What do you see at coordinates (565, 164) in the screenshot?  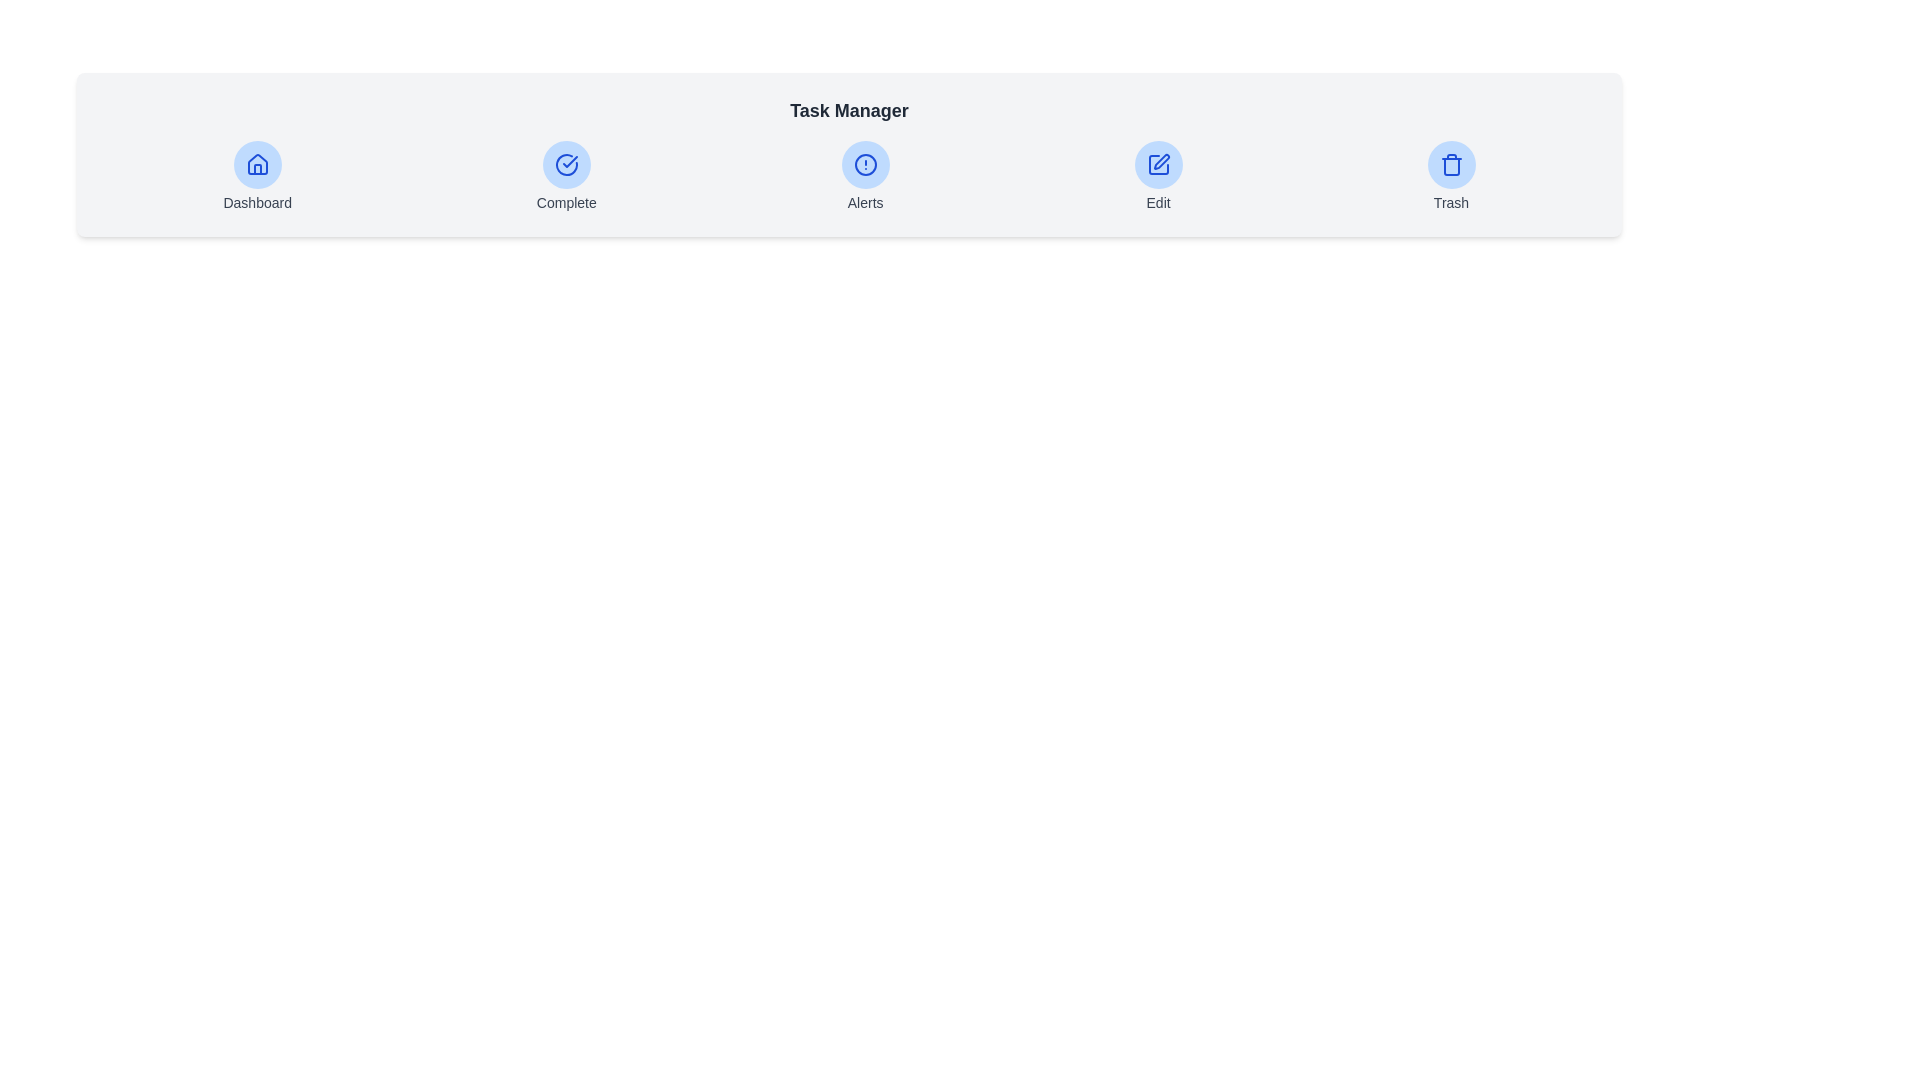 I see `the circular 'Complete' button icon with a light blue background and a checkmark inside, which is centrally positioned in the navigation bar` at bounding box center [565, 164].